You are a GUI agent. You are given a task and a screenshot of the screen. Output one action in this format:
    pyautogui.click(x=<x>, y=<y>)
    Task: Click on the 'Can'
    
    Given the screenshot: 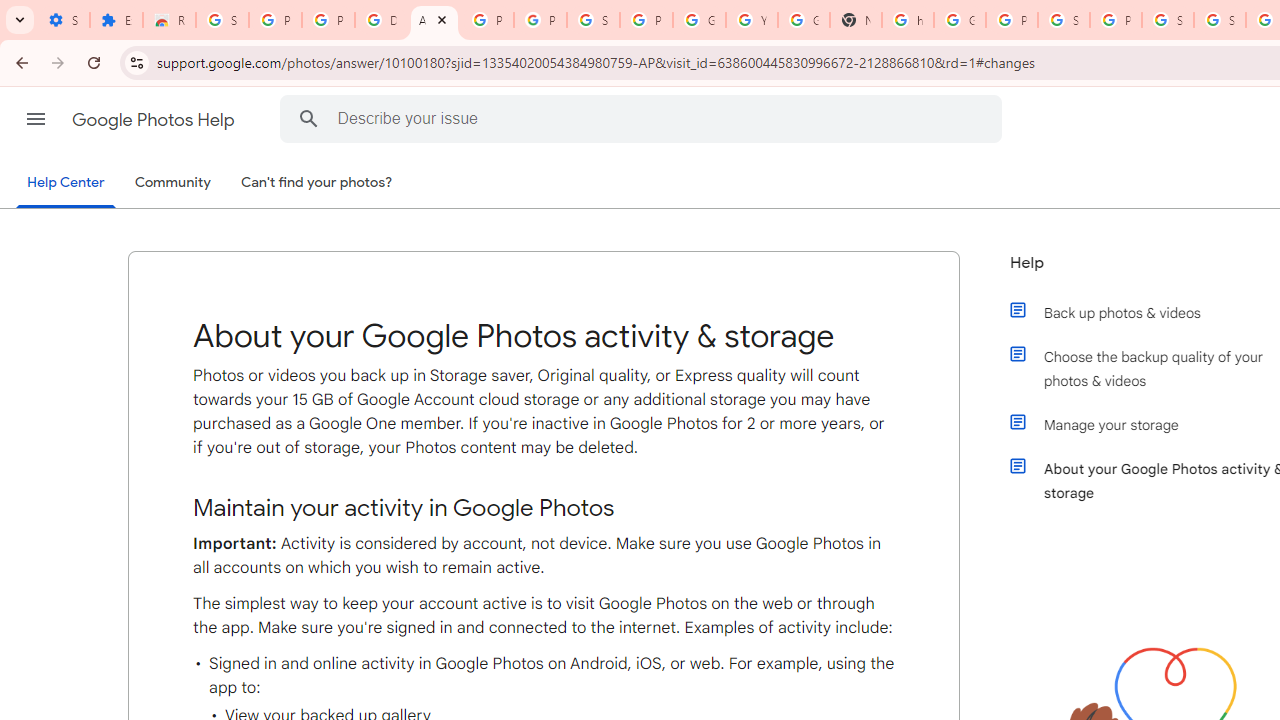 What is the action you would take?
    pyautogui.click(x=316, y=183)
    